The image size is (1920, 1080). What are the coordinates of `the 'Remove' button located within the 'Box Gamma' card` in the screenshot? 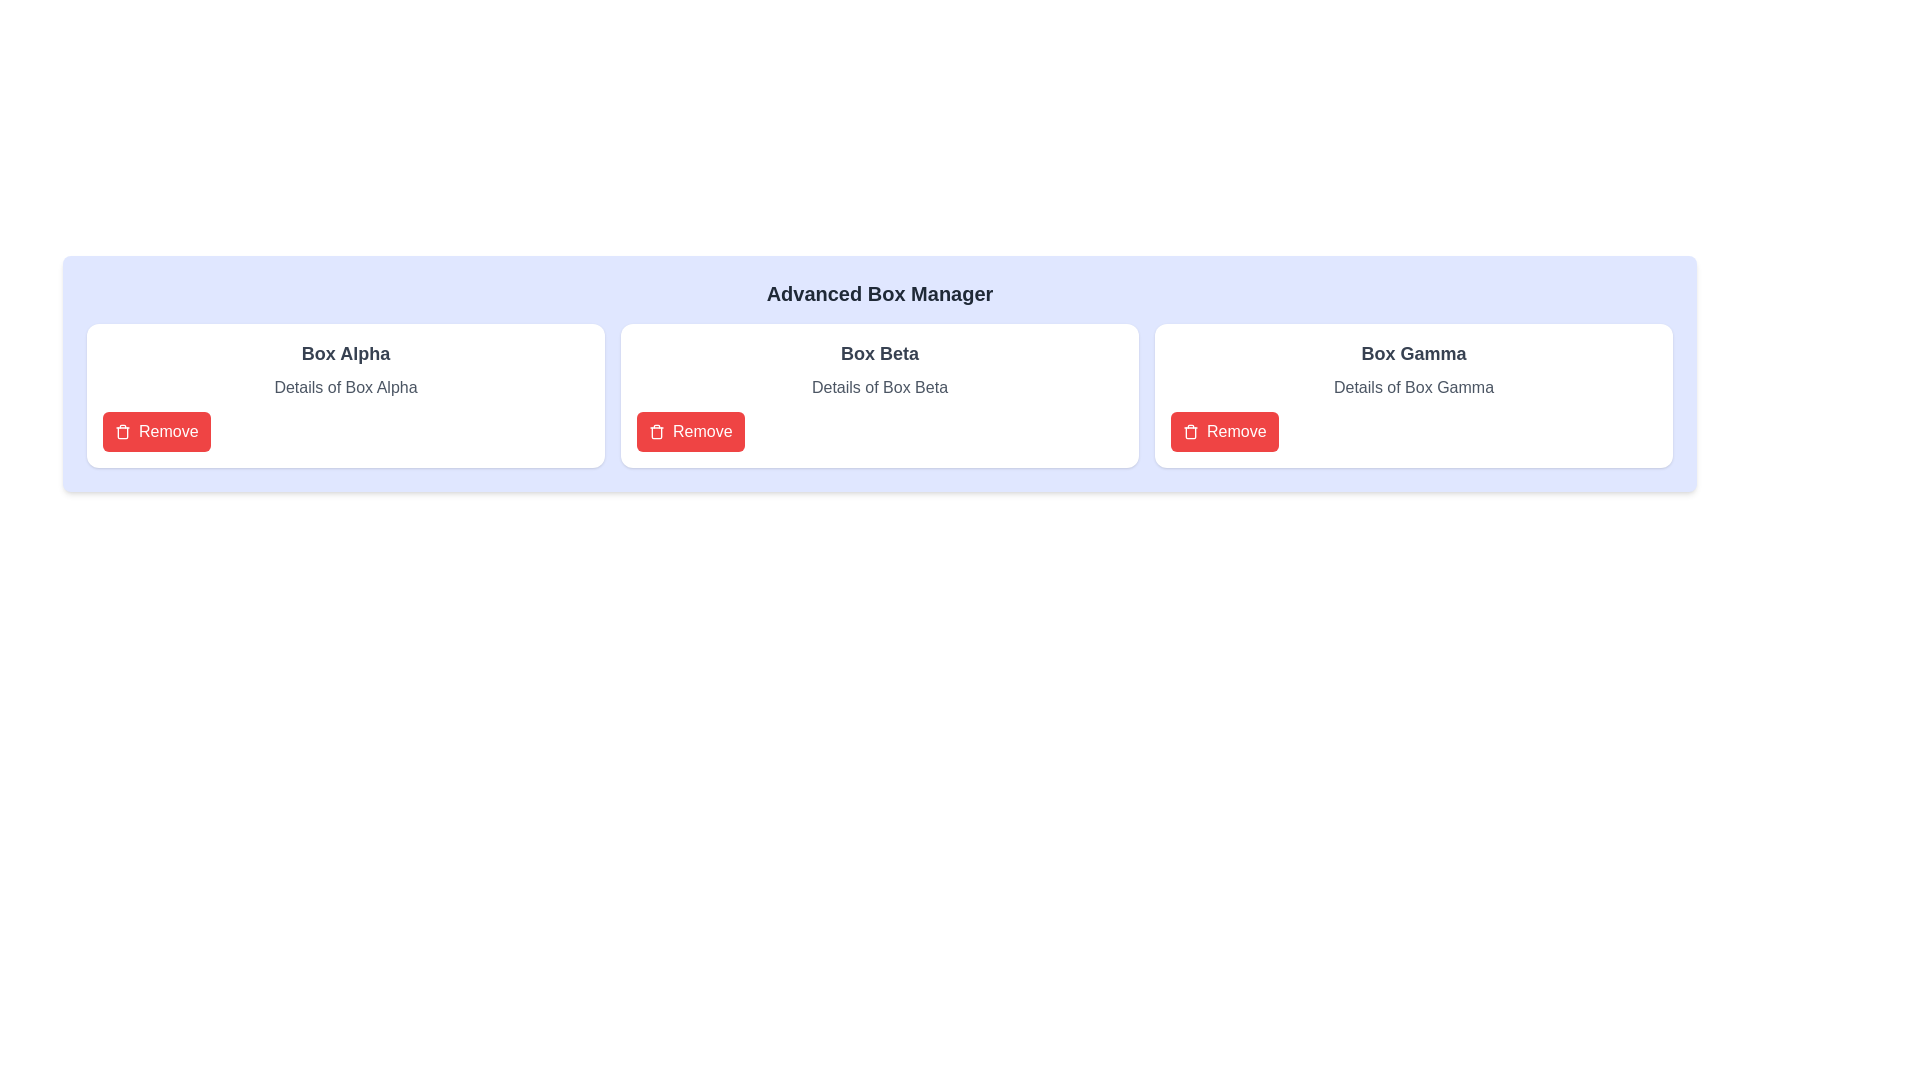 It's located at (1223, 431).